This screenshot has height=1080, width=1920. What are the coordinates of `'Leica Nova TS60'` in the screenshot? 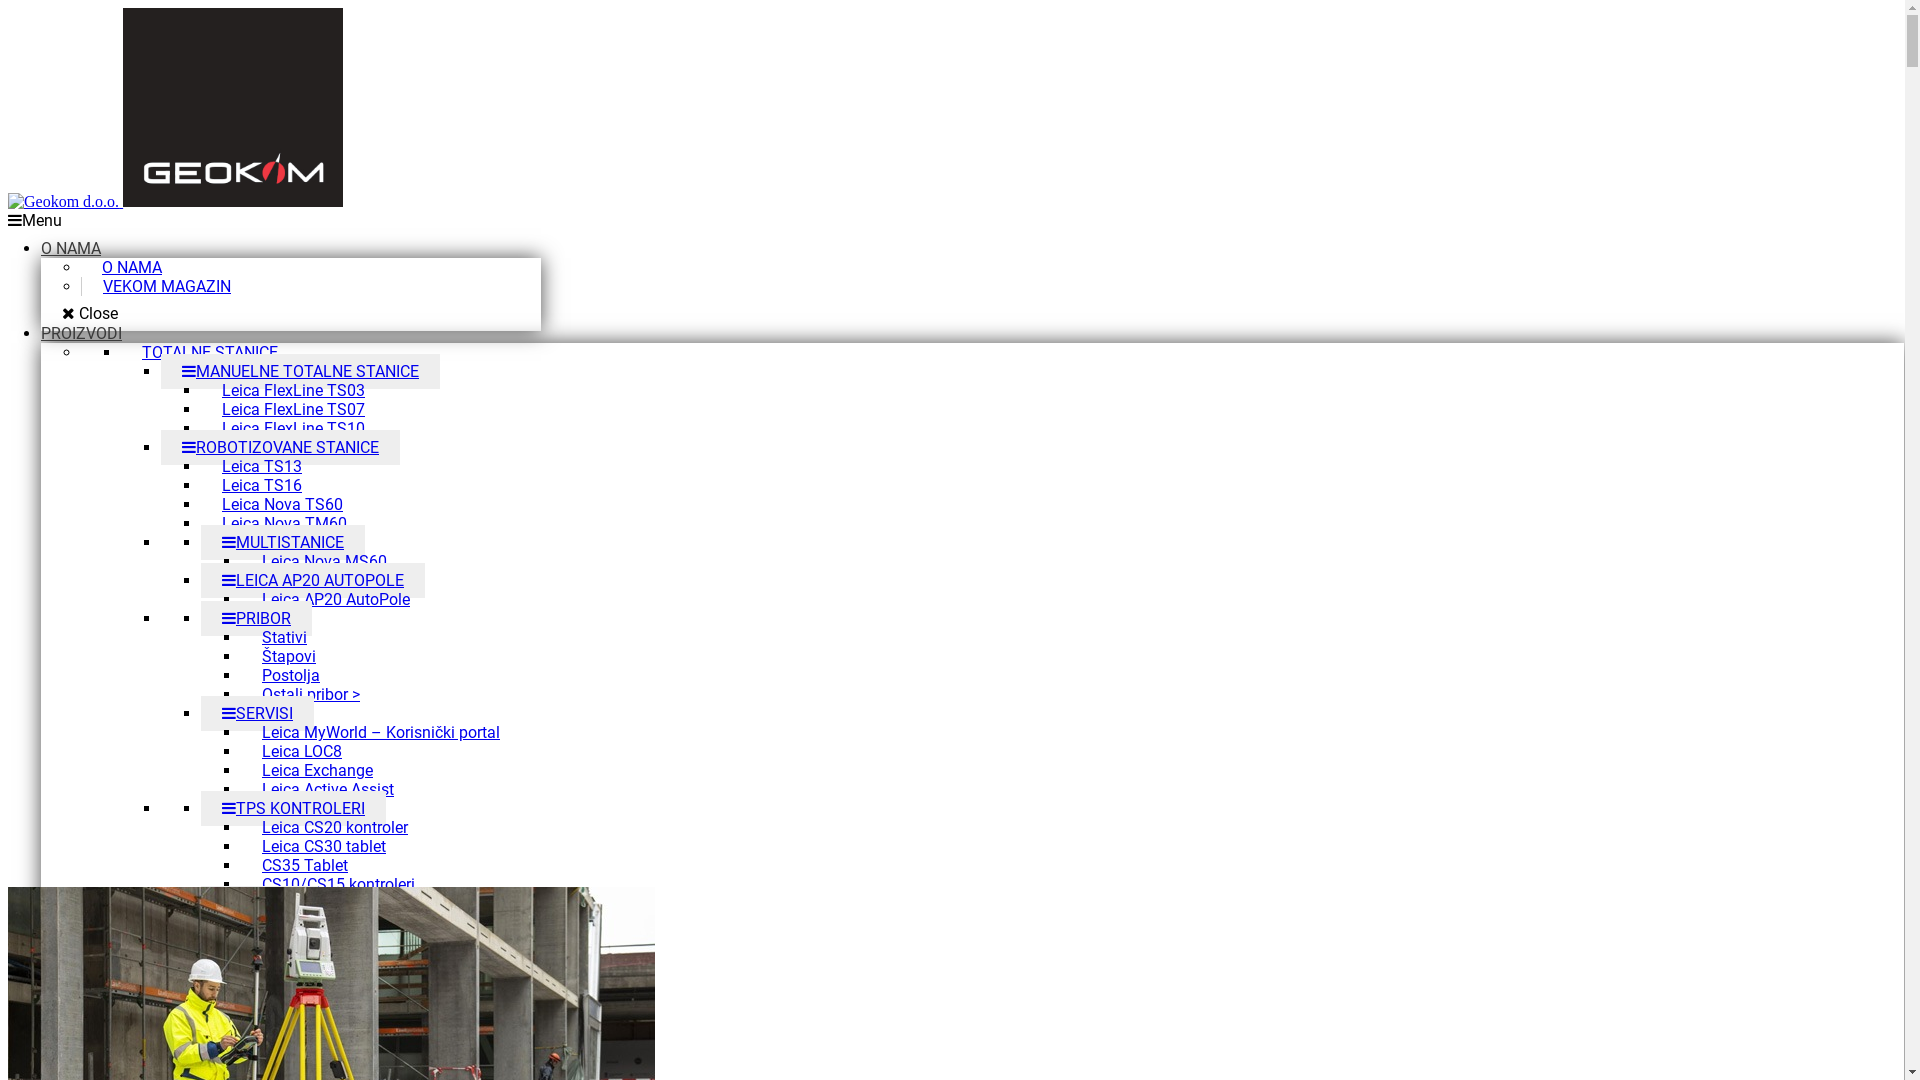 It's located at (281, 503).